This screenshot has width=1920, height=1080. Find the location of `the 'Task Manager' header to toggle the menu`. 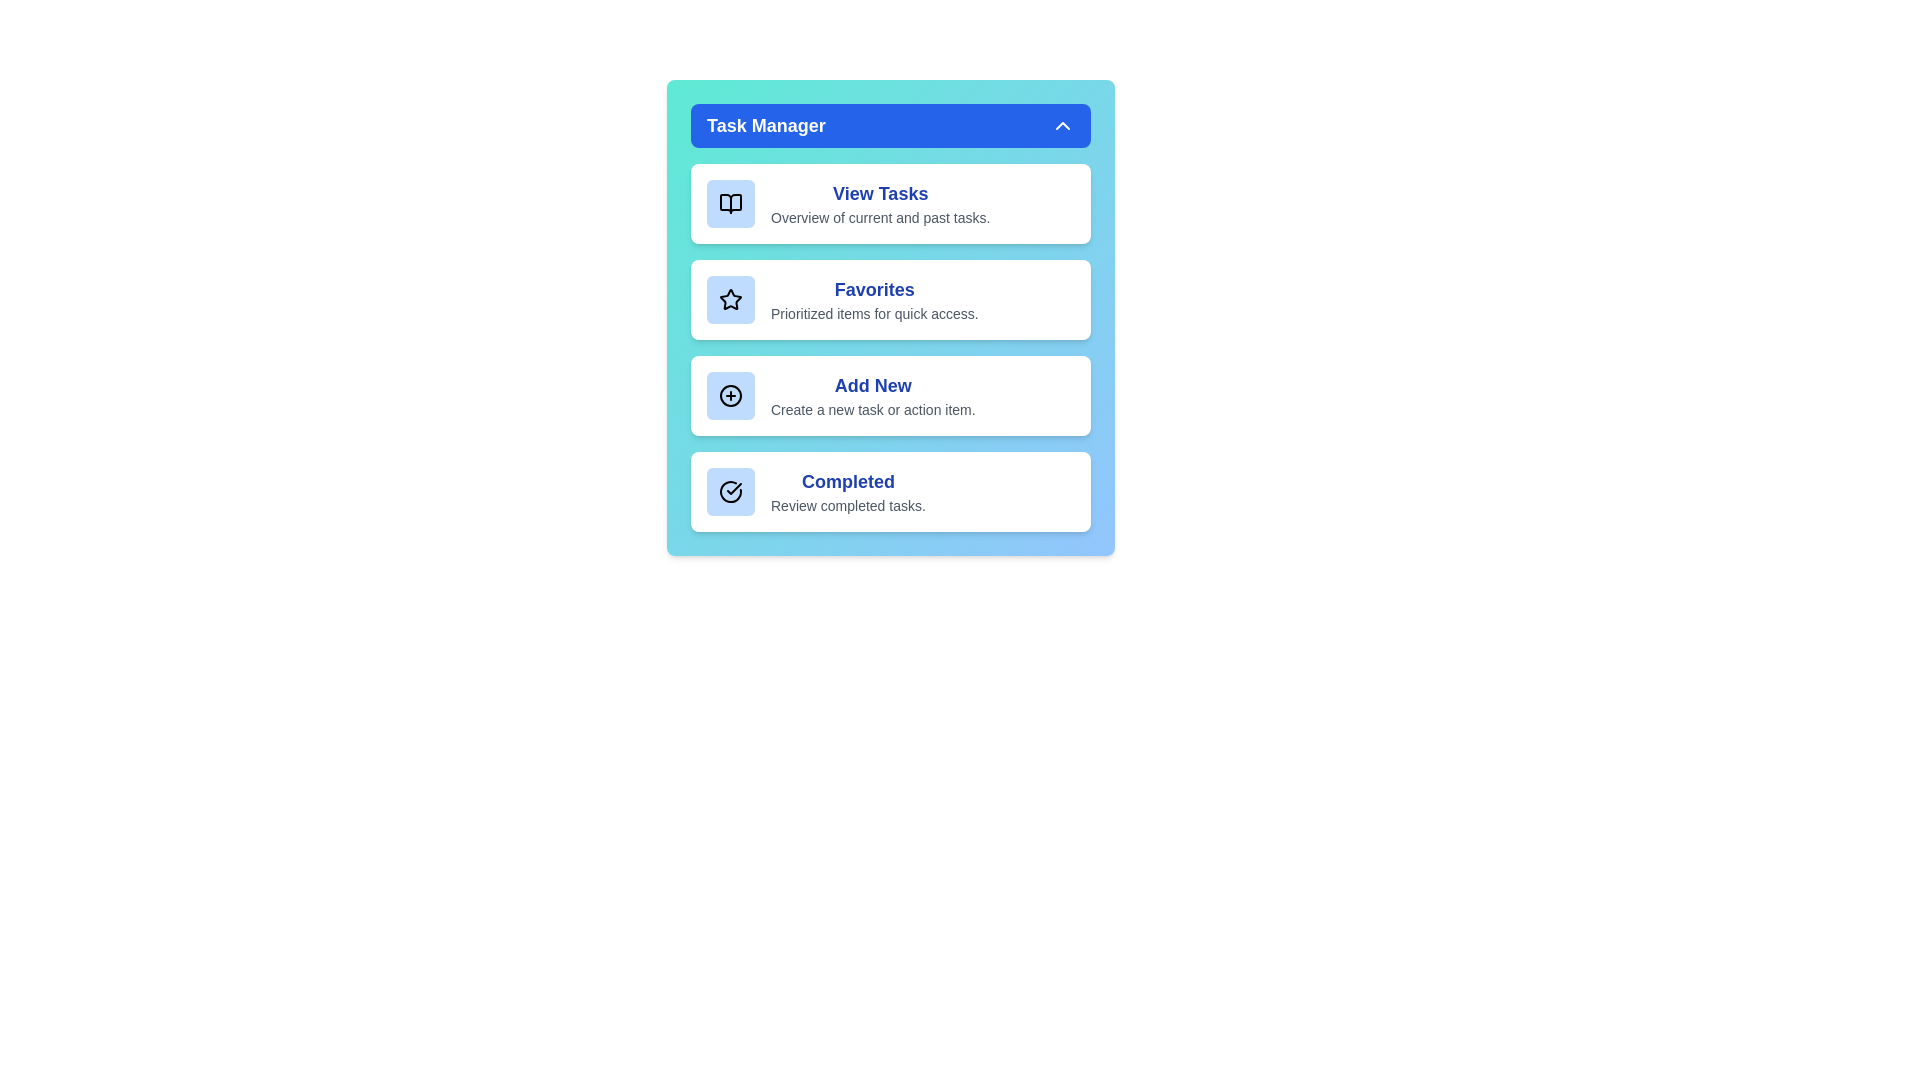

the 'Task Manager' header to toggle the menu is located at coordinates (890, 126).